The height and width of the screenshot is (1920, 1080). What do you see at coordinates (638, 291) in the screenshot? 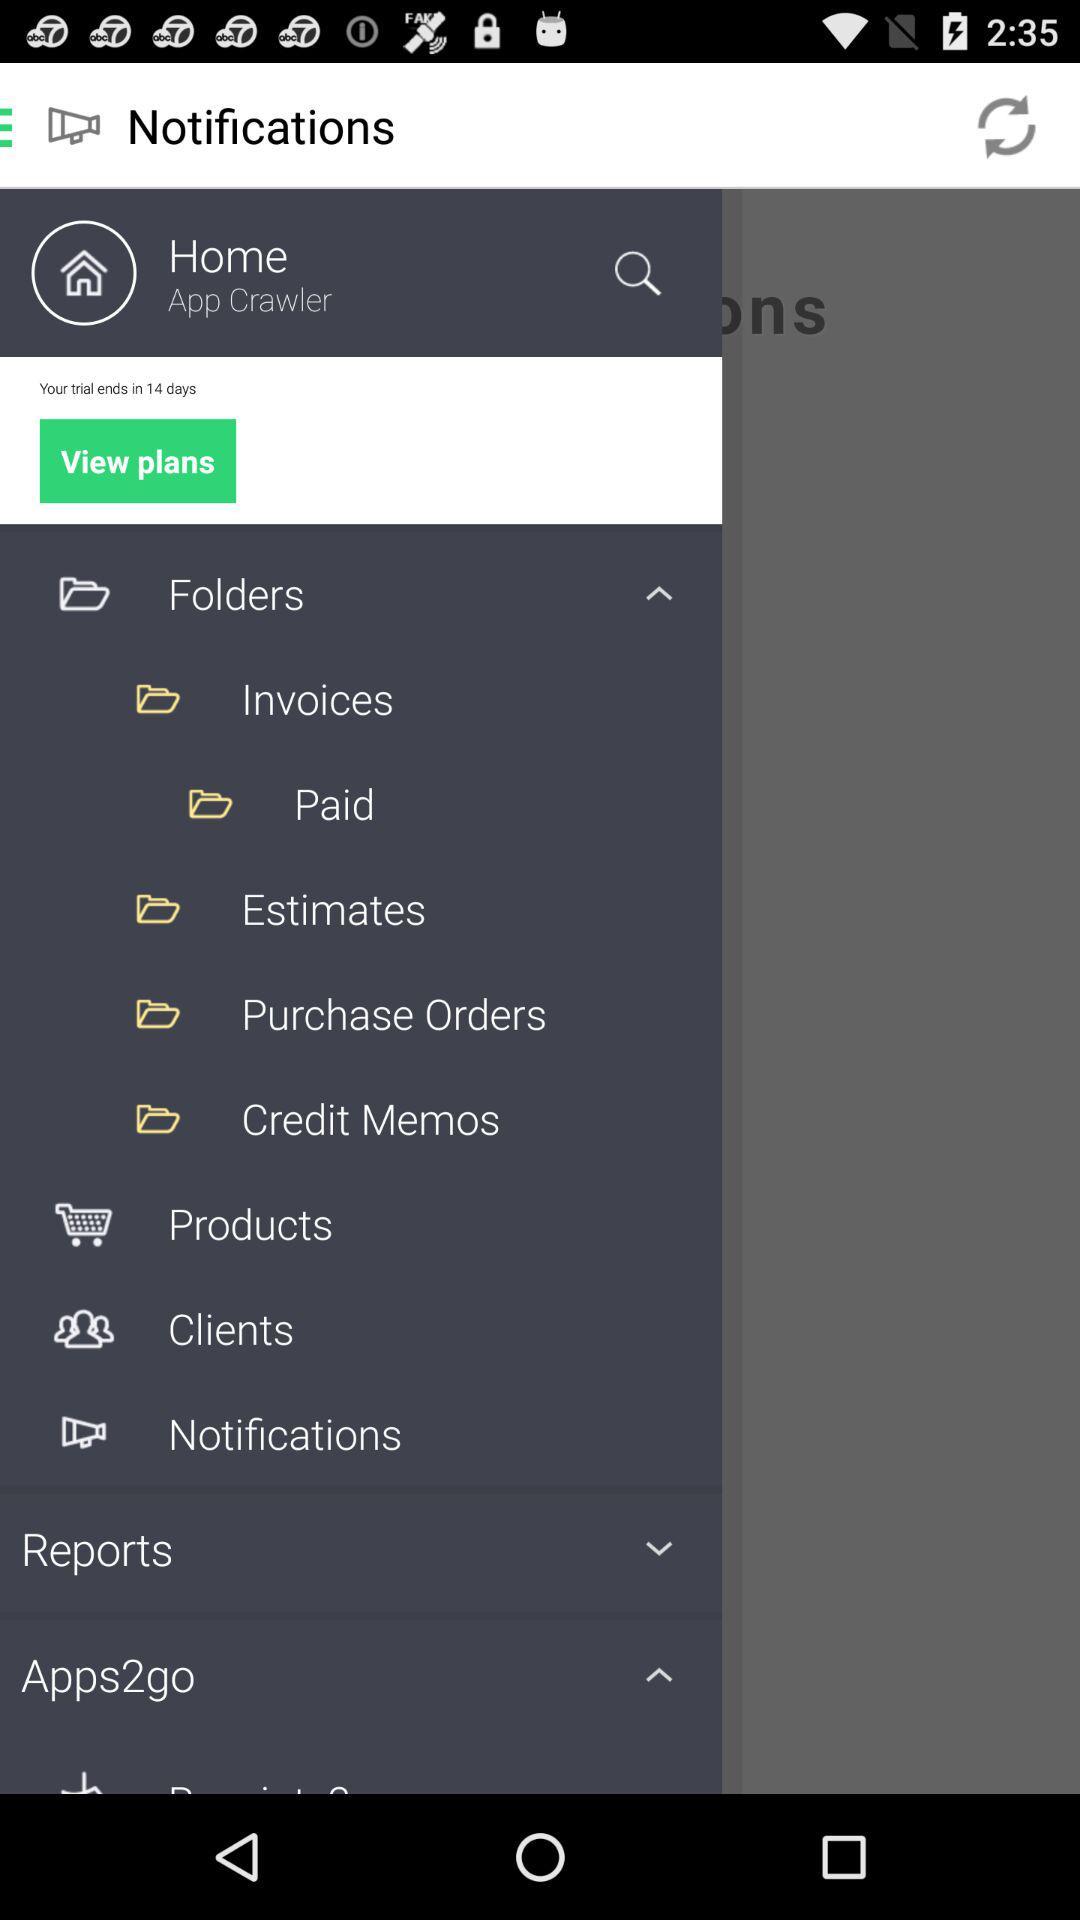
I see `the search icon` at bounding box center [638, 291].